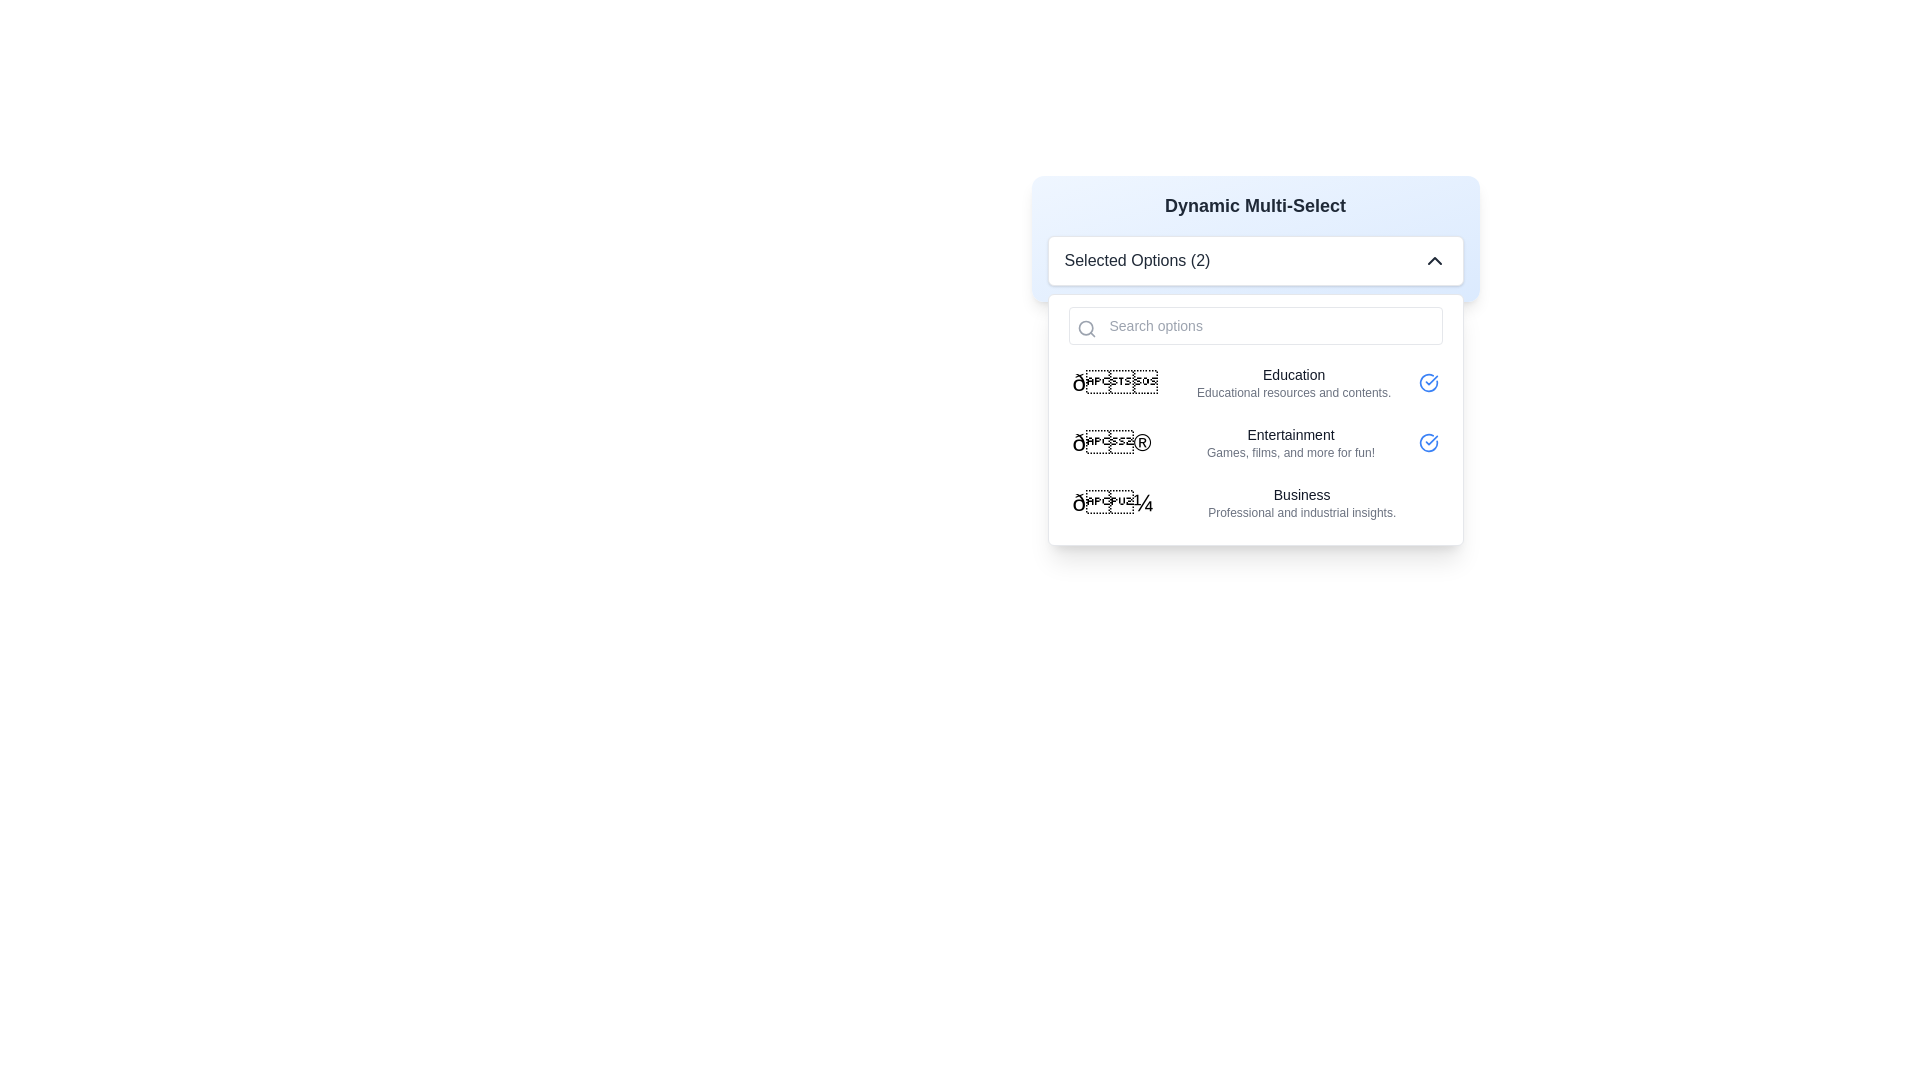  Describe the element at coordinates (1084, 327) in the screenshot. I see `the SVG Circle that is part of the magnifying glass icon, located at the top-left corner of the dropdown panel adjacent to the search text input` at that location.